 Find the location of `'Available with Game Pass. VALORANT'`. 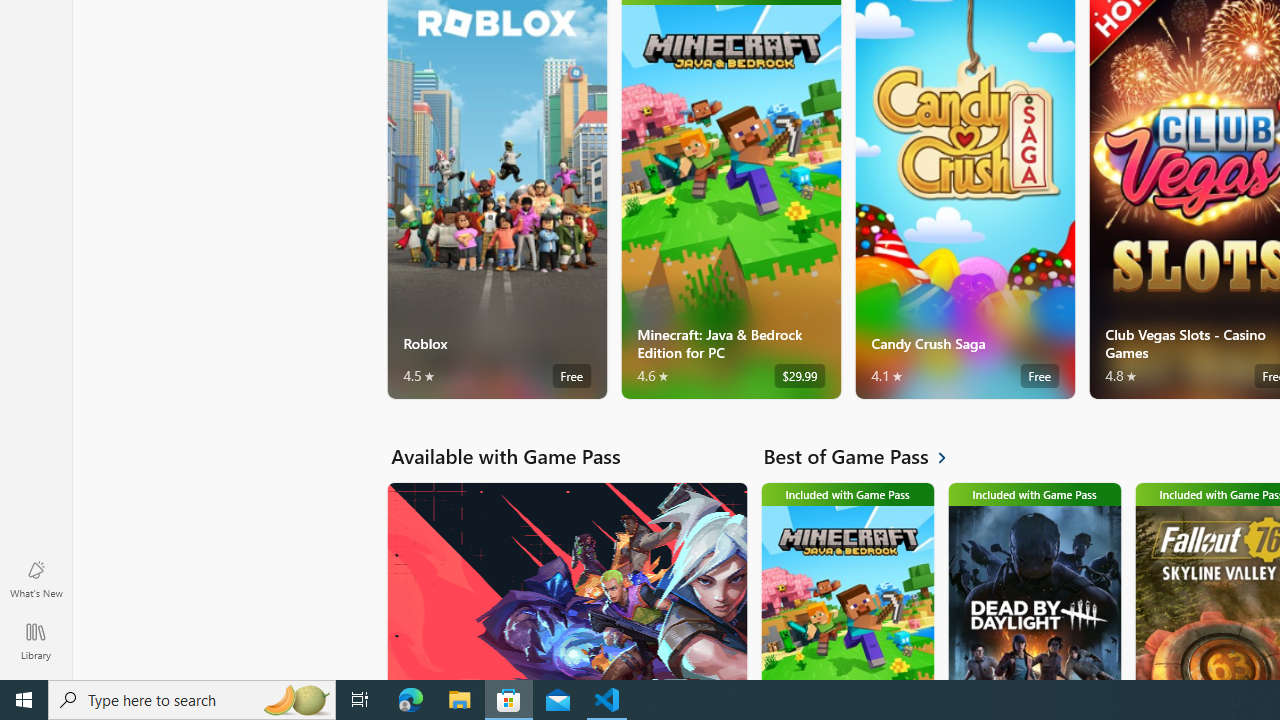

'Available with Game Pass. VALORANT' is located at coordinates (566, 580).